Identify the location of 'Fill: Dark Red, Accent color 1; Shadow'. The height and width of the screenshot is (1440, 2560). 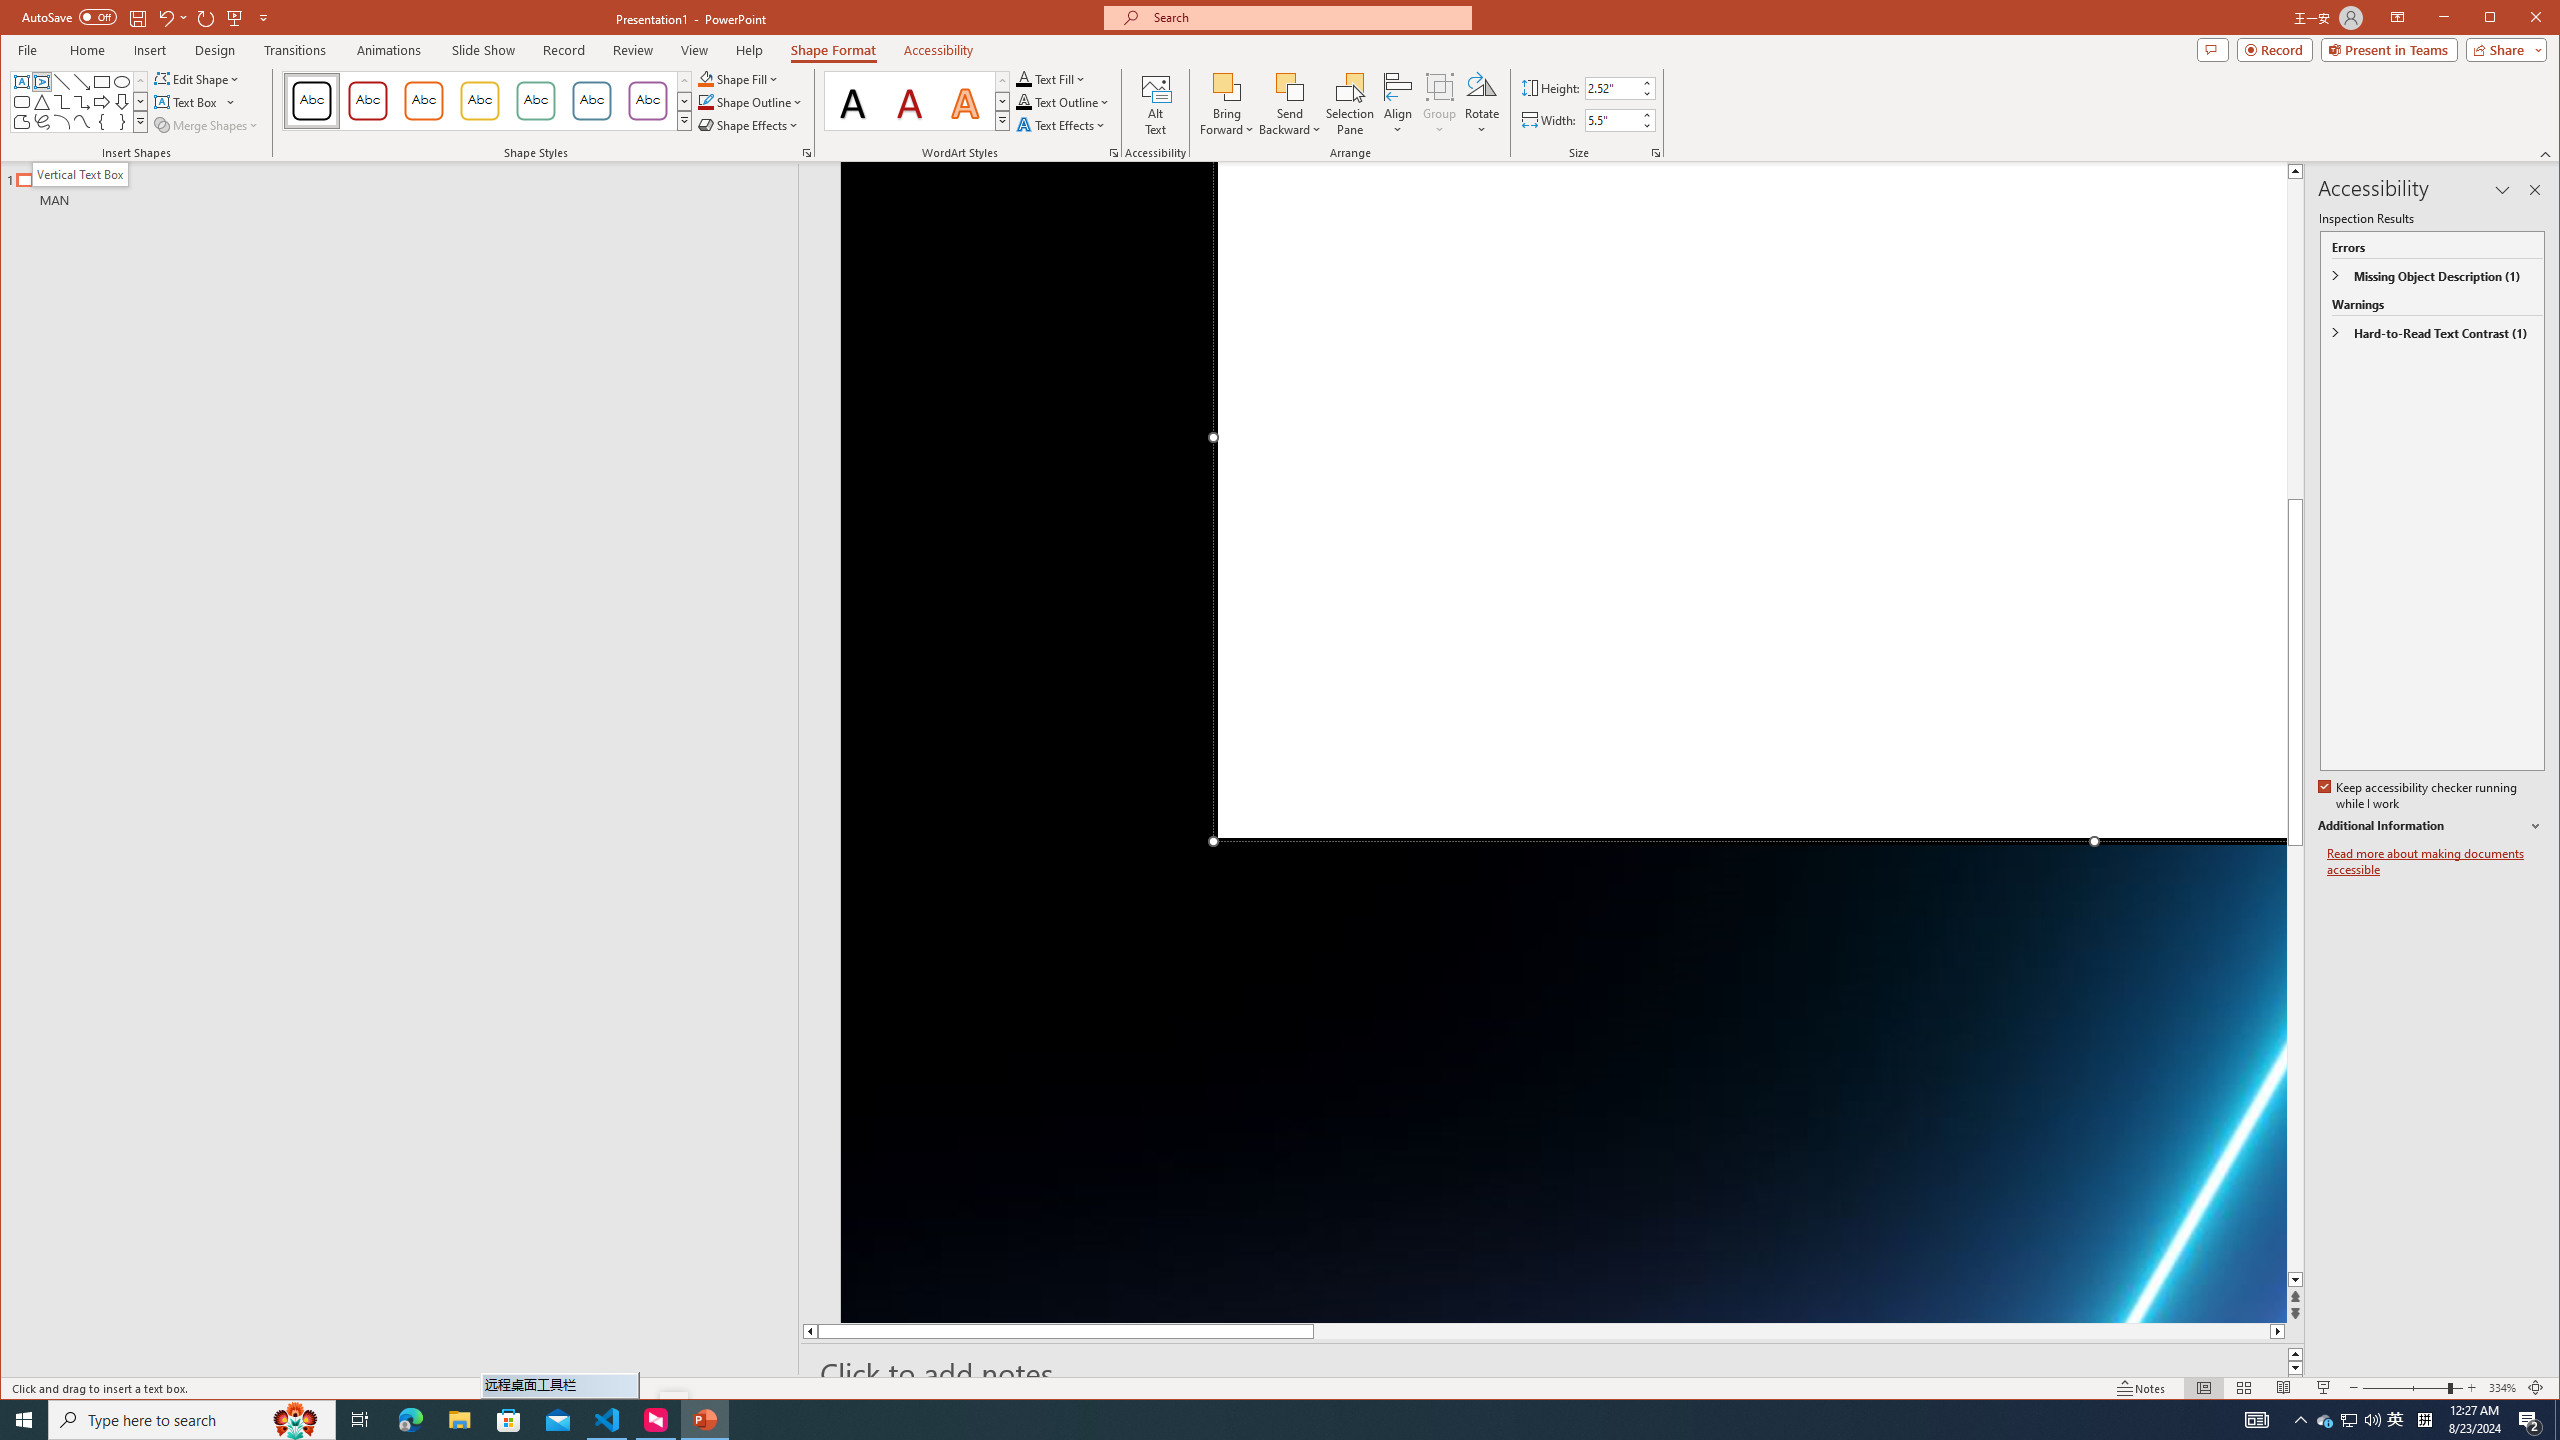
(909, 100).